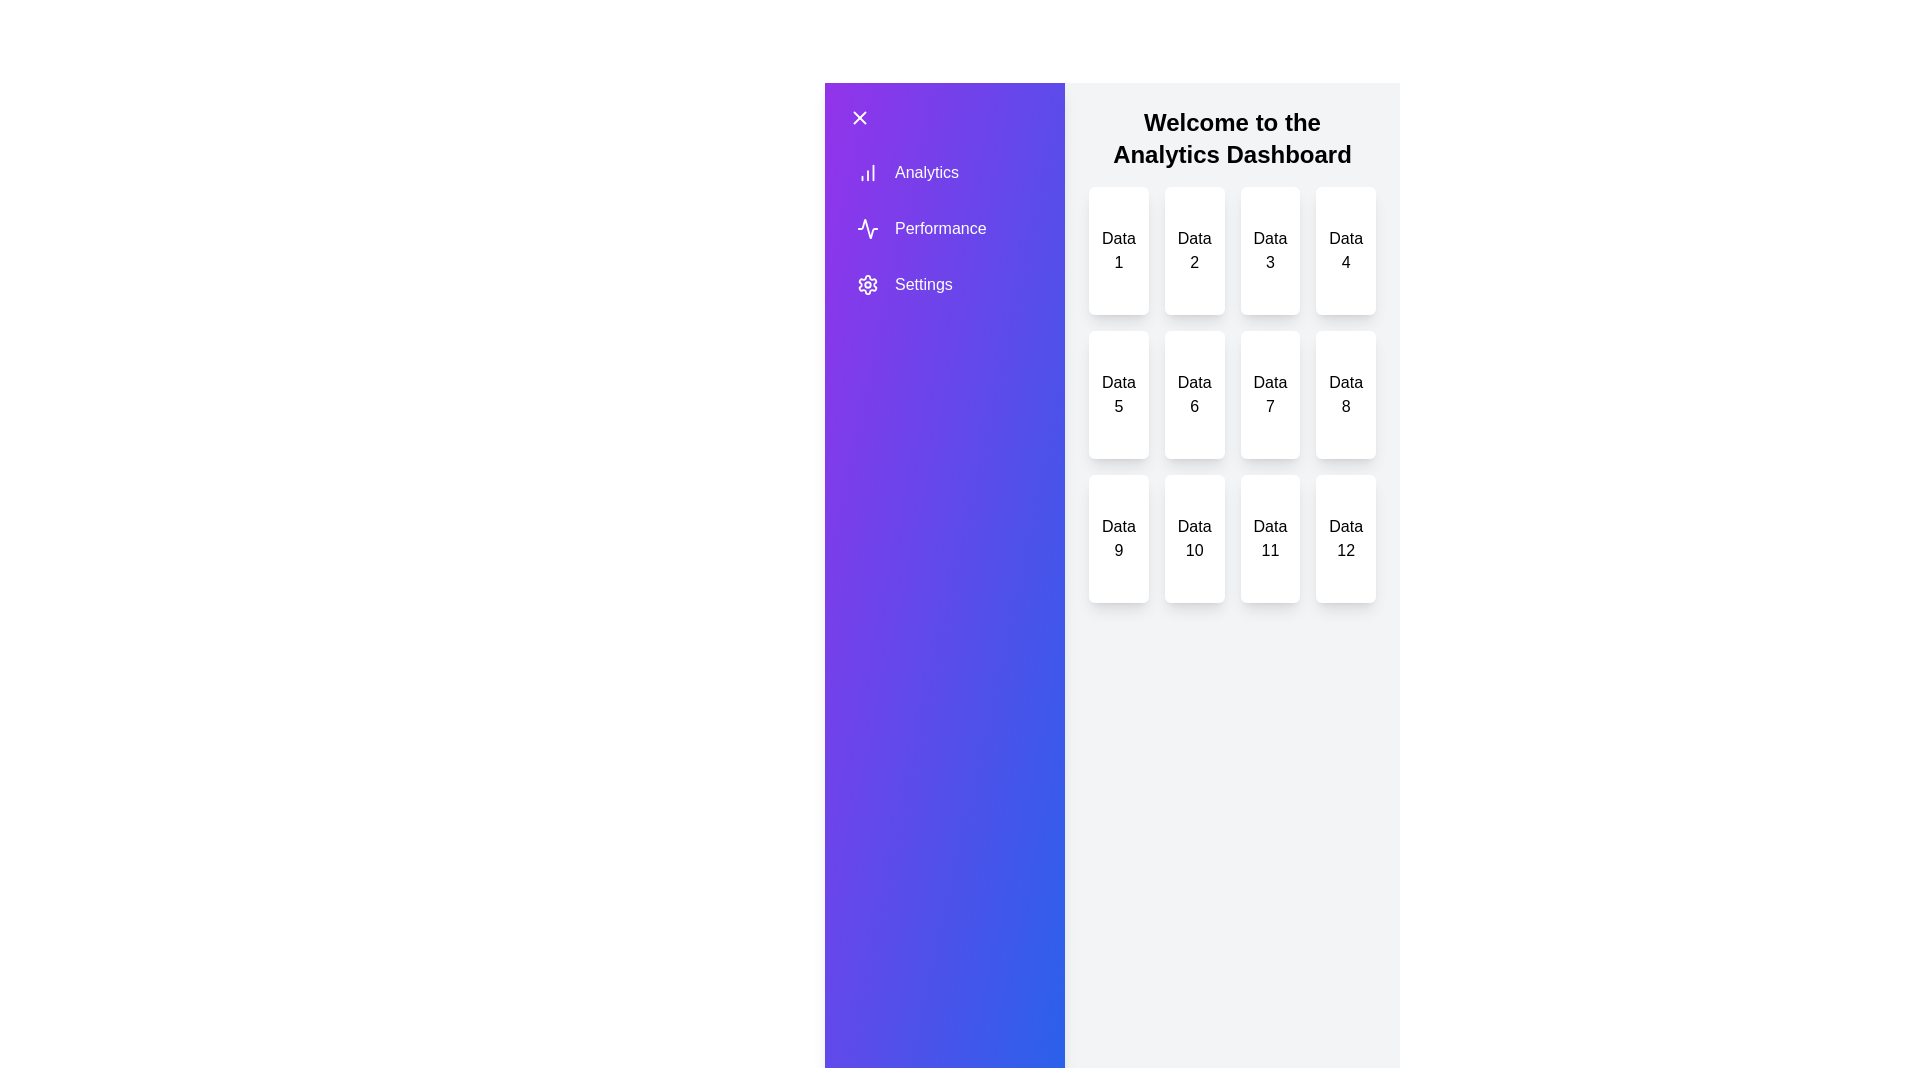  Describe the element at coordinates (920, 285) in the screenshot. I see `the drawer item labeled Settings to trigger its hover effect` at that location.